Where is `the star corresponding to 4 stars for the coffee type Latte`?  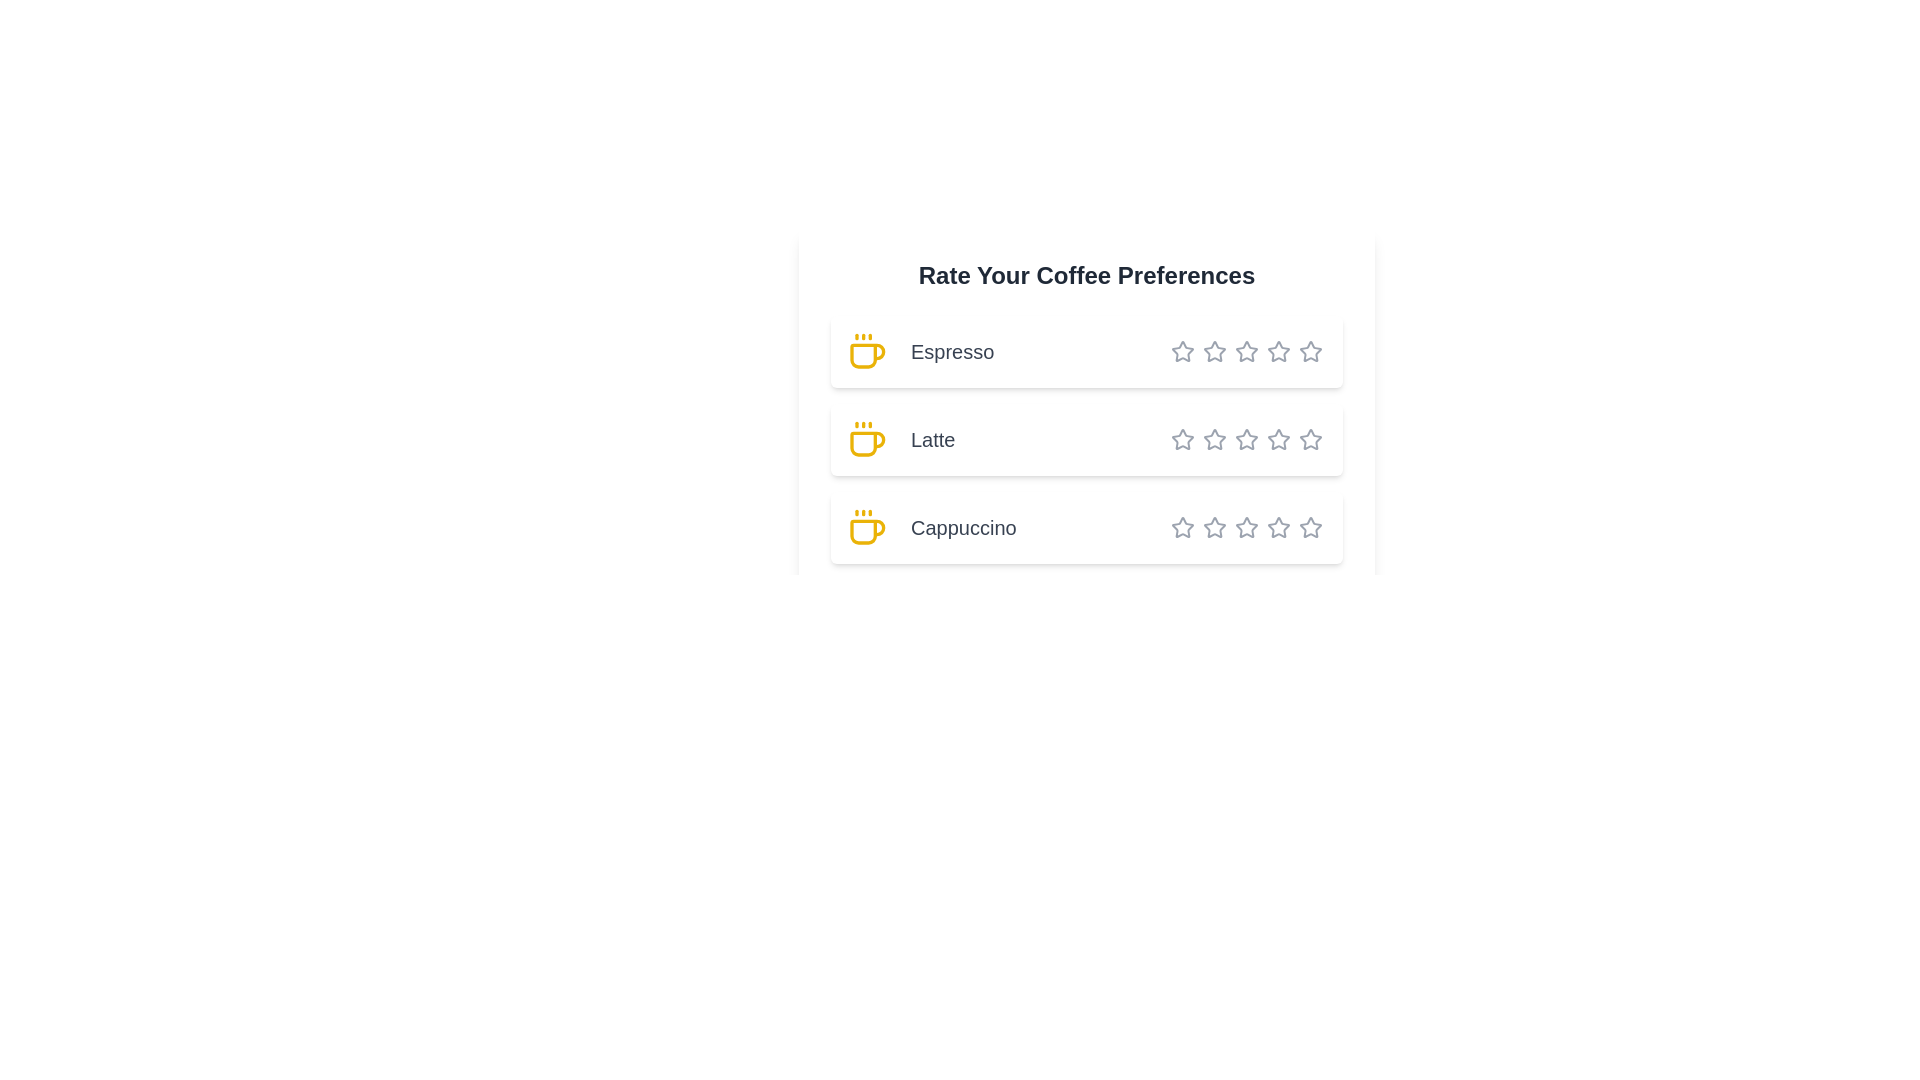 the star corresponding to 4 stars for the coffee type Latte is located at coordinates (1242, 438).